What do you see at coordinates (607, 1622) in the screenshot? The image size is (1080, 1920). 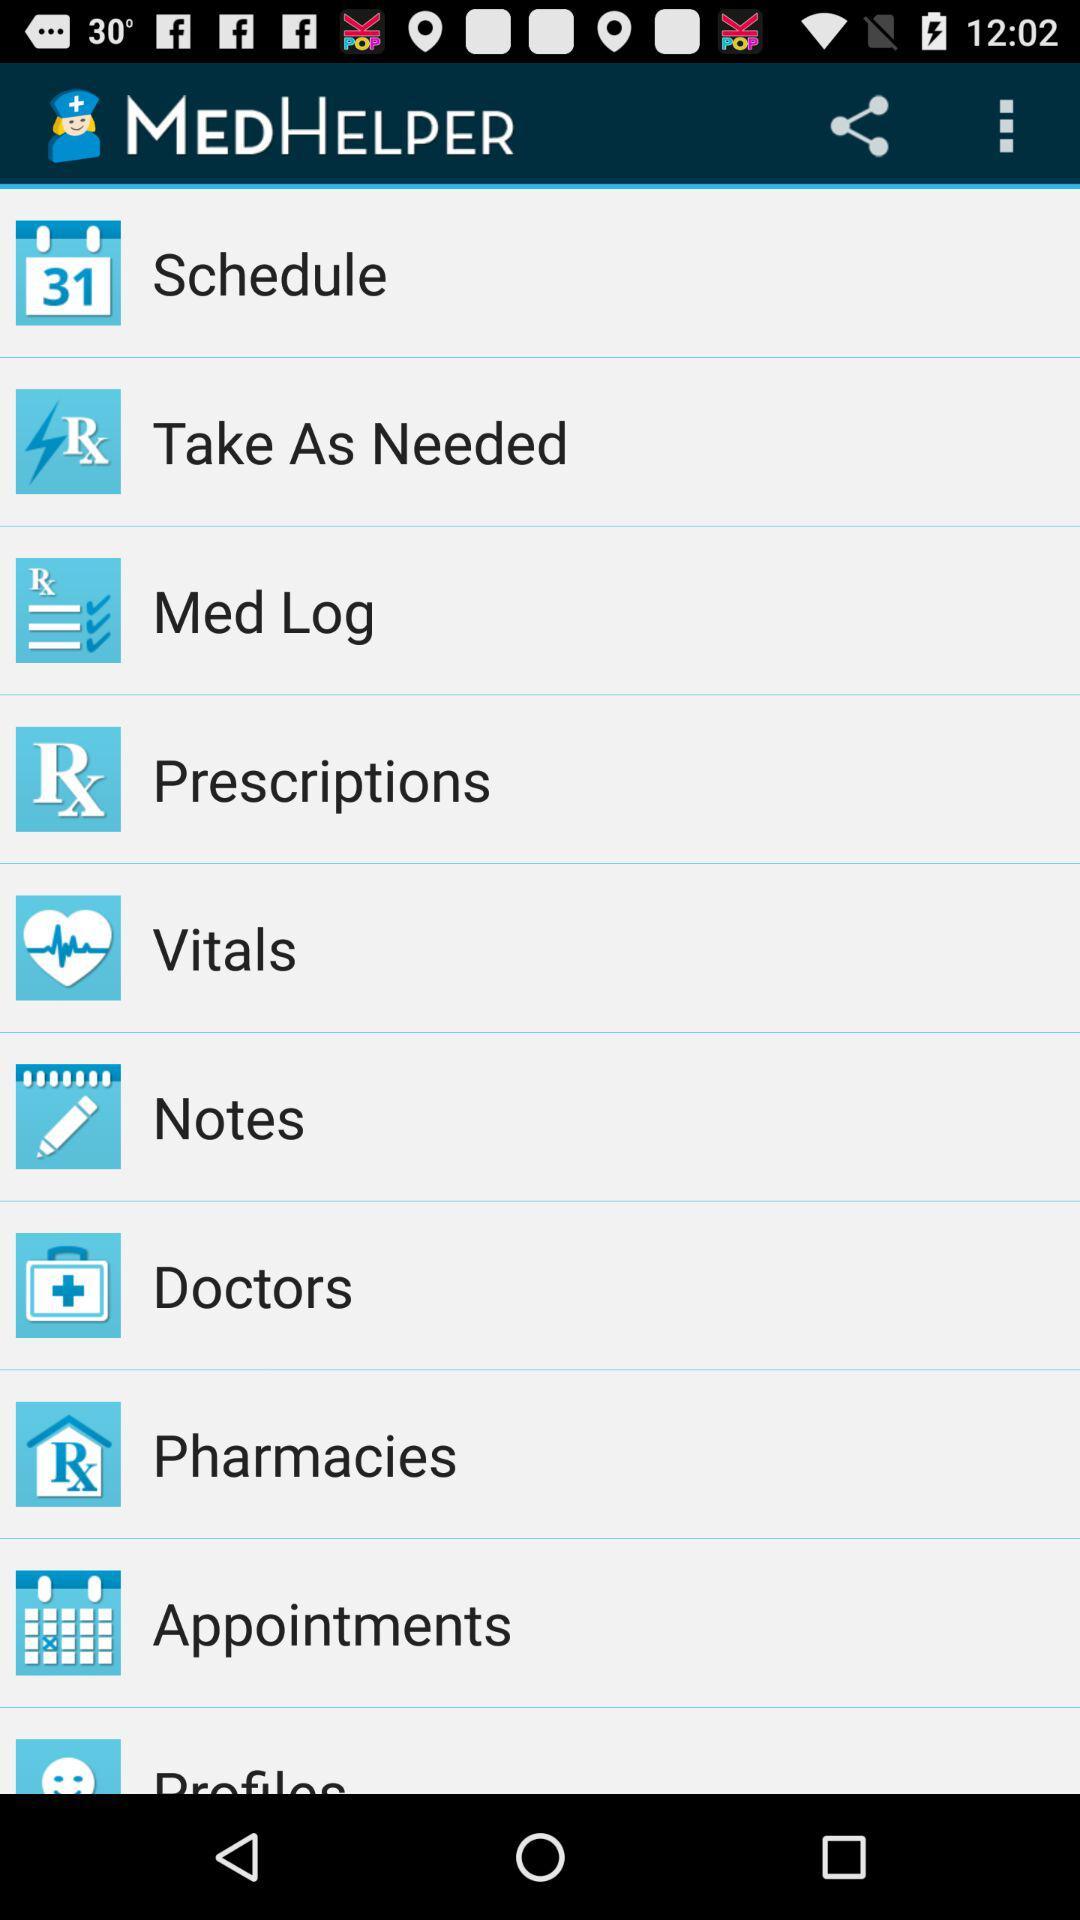 I see `the icon above the profiles item` at bounding box center [607, 1622].